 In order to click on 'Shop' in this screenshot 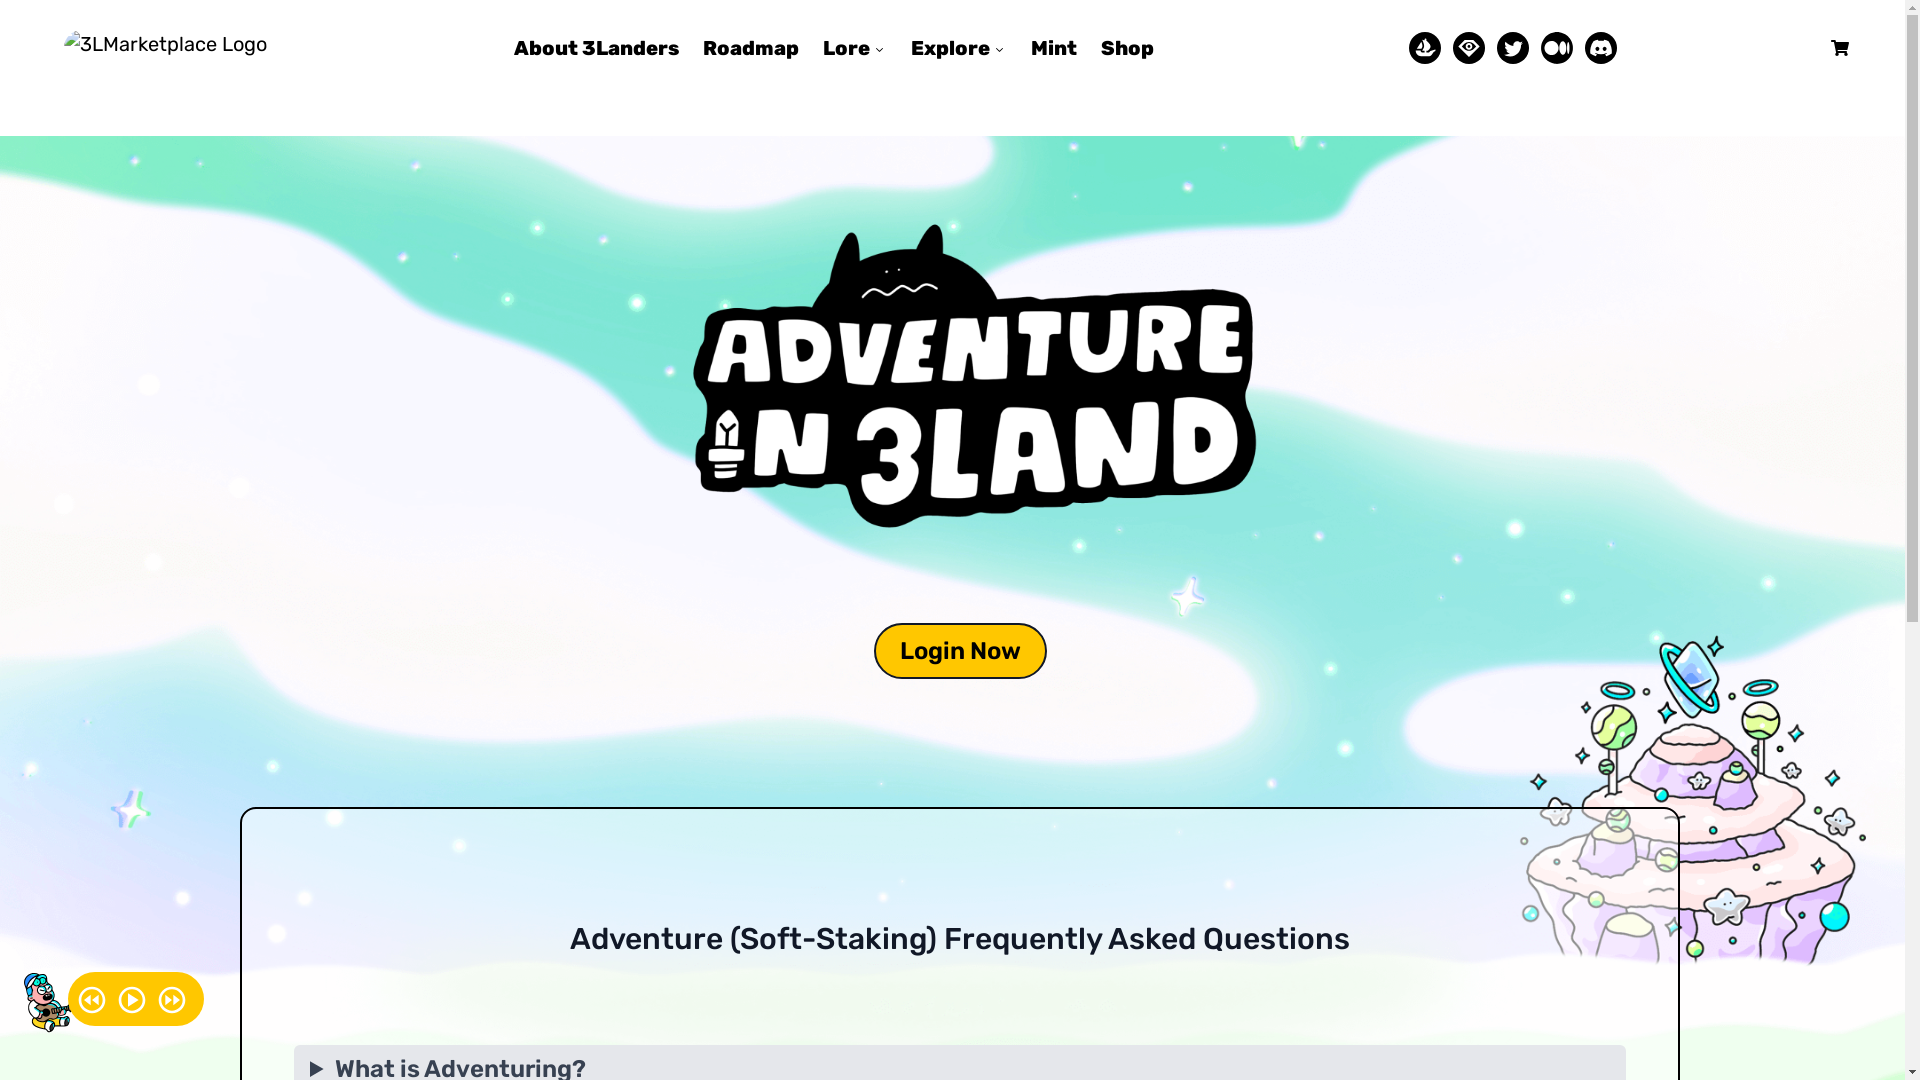, I will do `click(1127, 46)`.